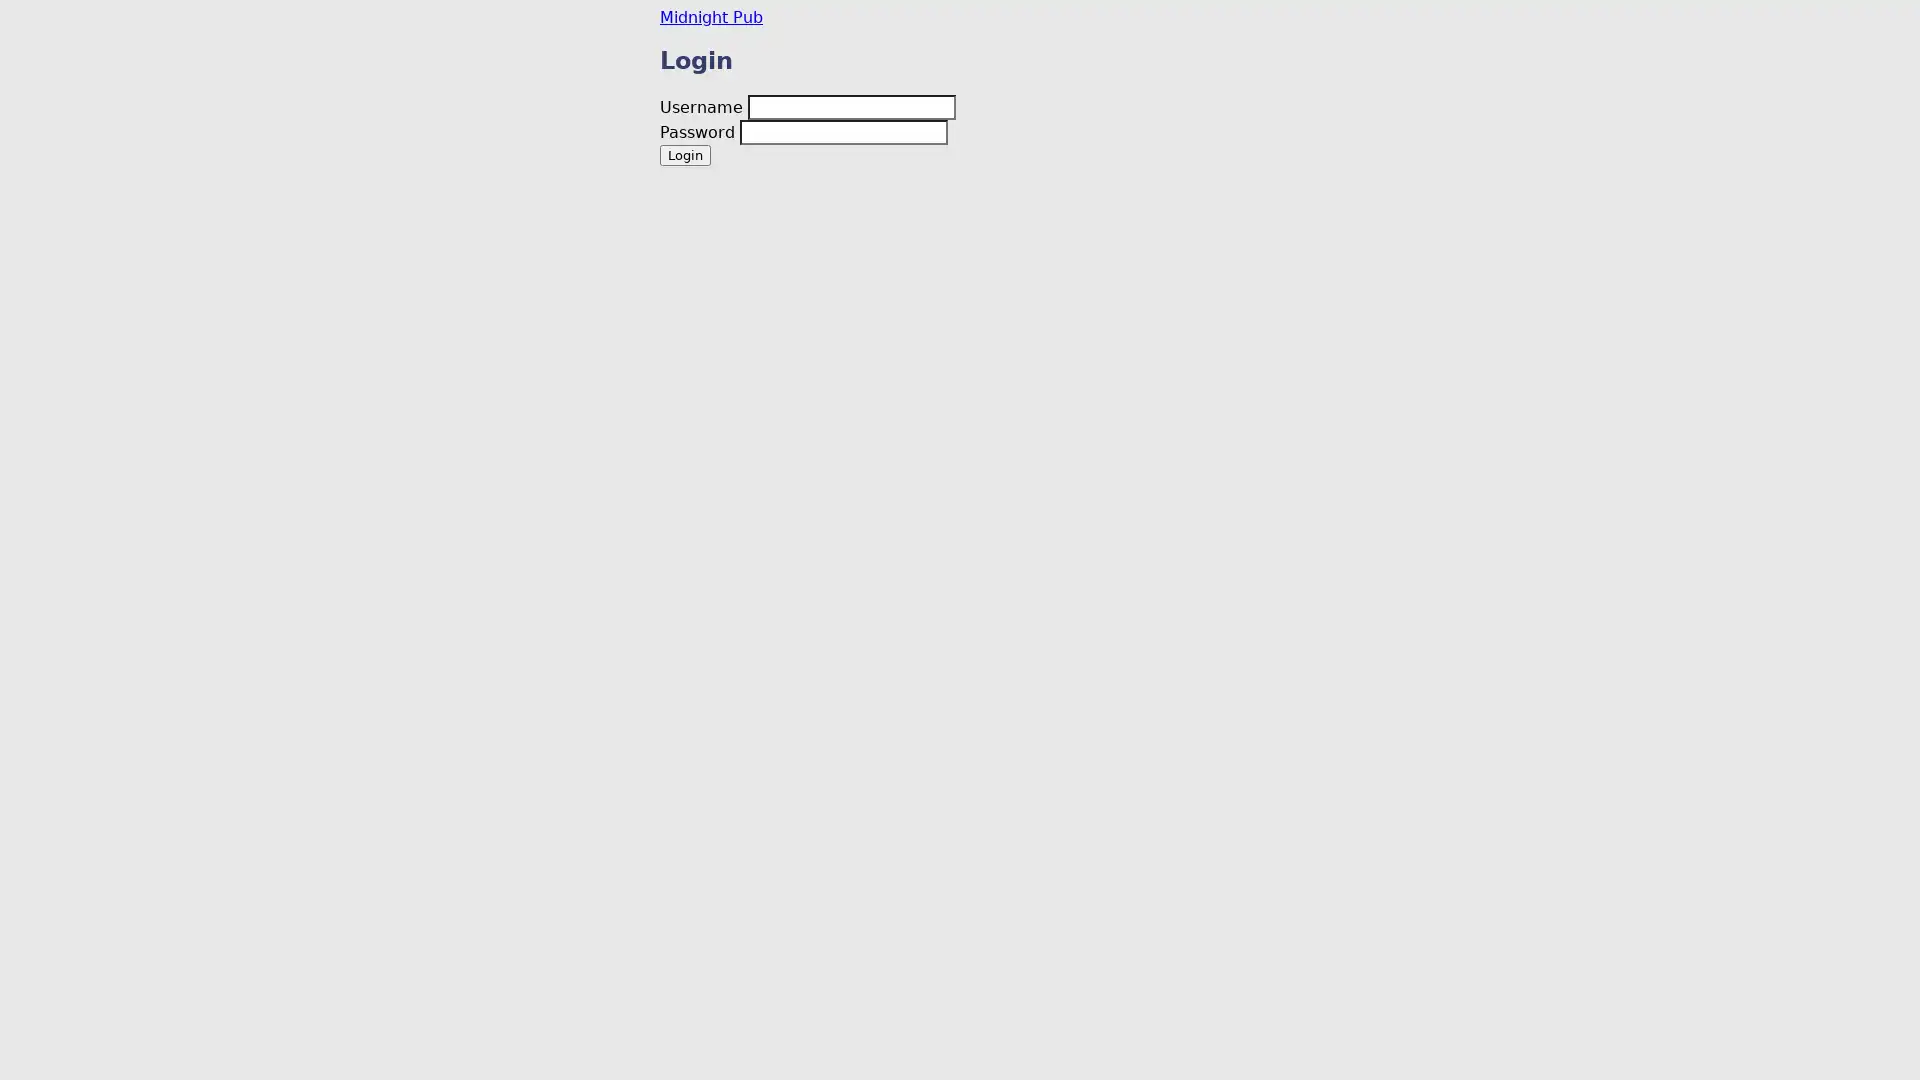 The image size is (1920, 1080). What do you see at coordinates (685, 153) in the screenshot?
I see `Login` at bounding box center [685, 153].